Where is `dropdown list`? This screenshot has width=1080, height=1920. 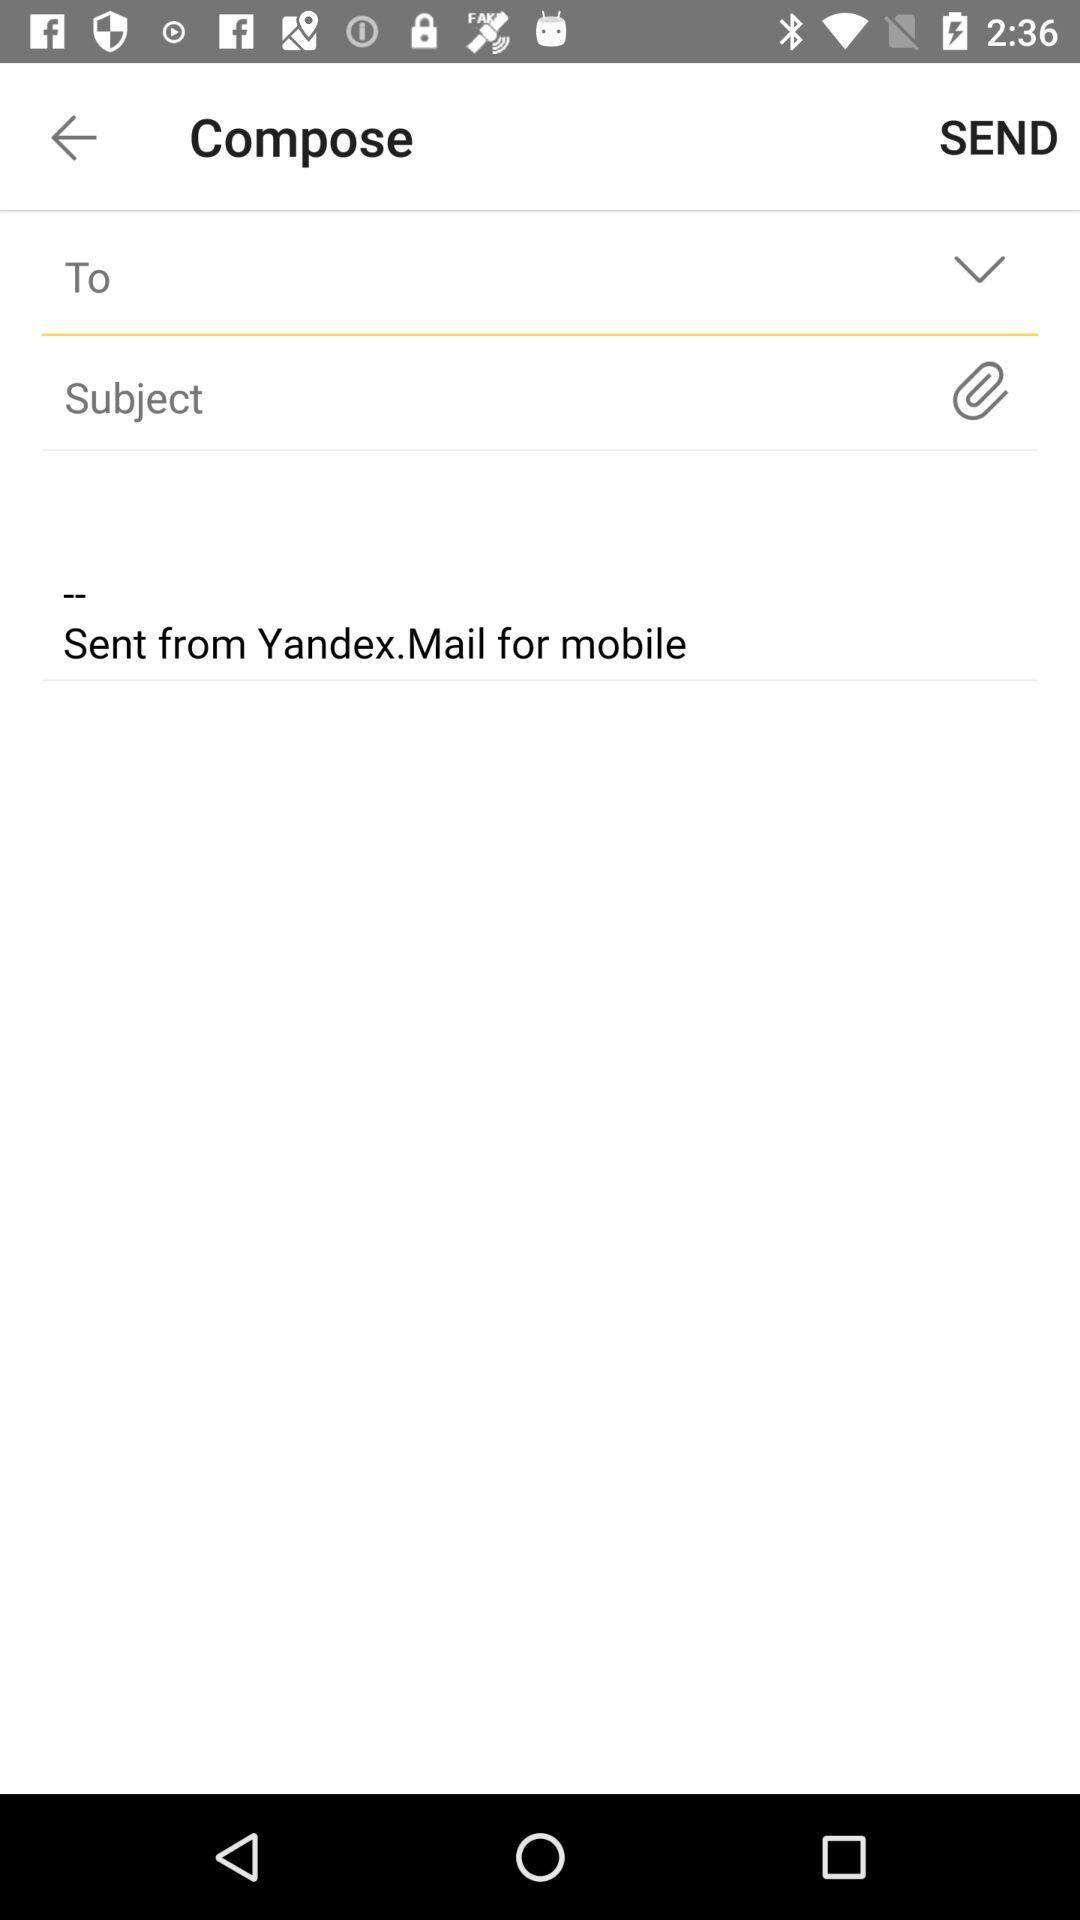
dropdown list is located at coordinates (978, 275).